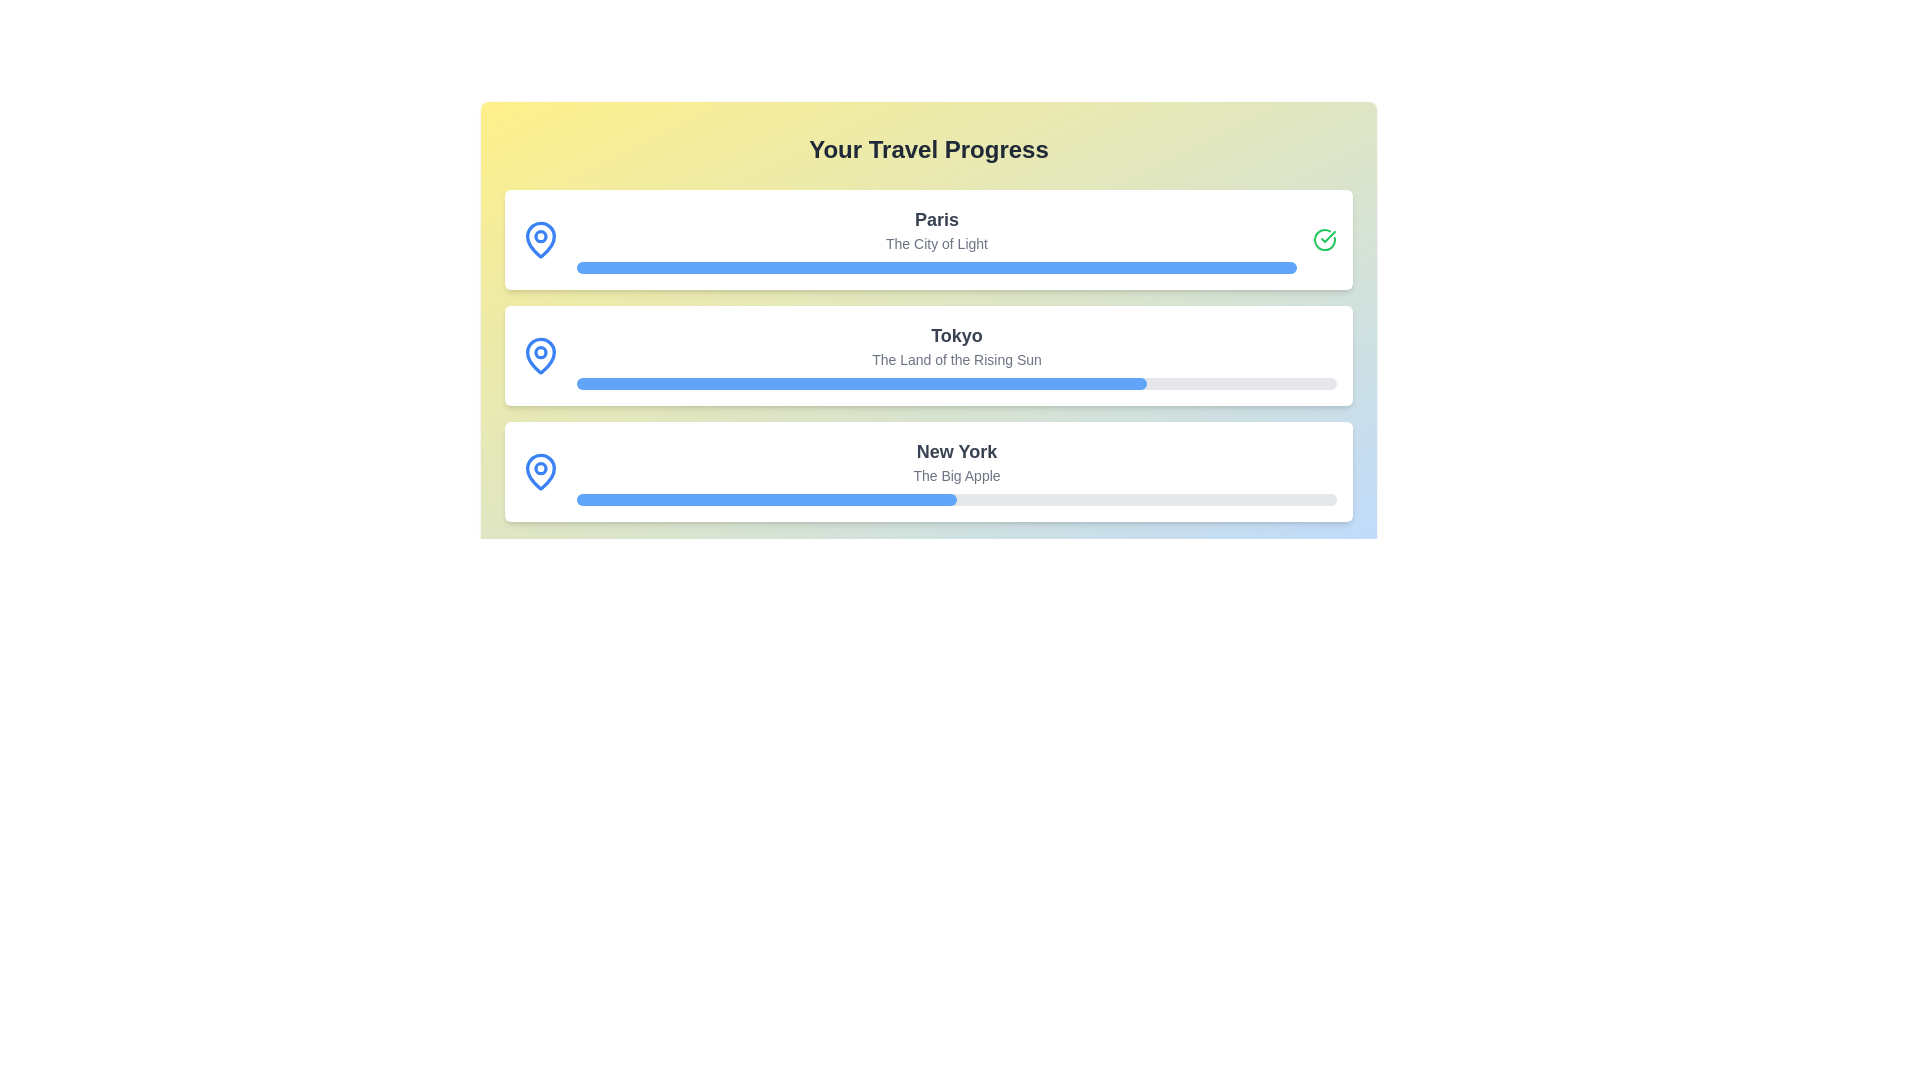 The width and height of the screenshot is (1920, 1080). I want to click on the map pin icon representing 'Paris', which is the first element in the horizontal row displaying information about the city, so click(541, 238).